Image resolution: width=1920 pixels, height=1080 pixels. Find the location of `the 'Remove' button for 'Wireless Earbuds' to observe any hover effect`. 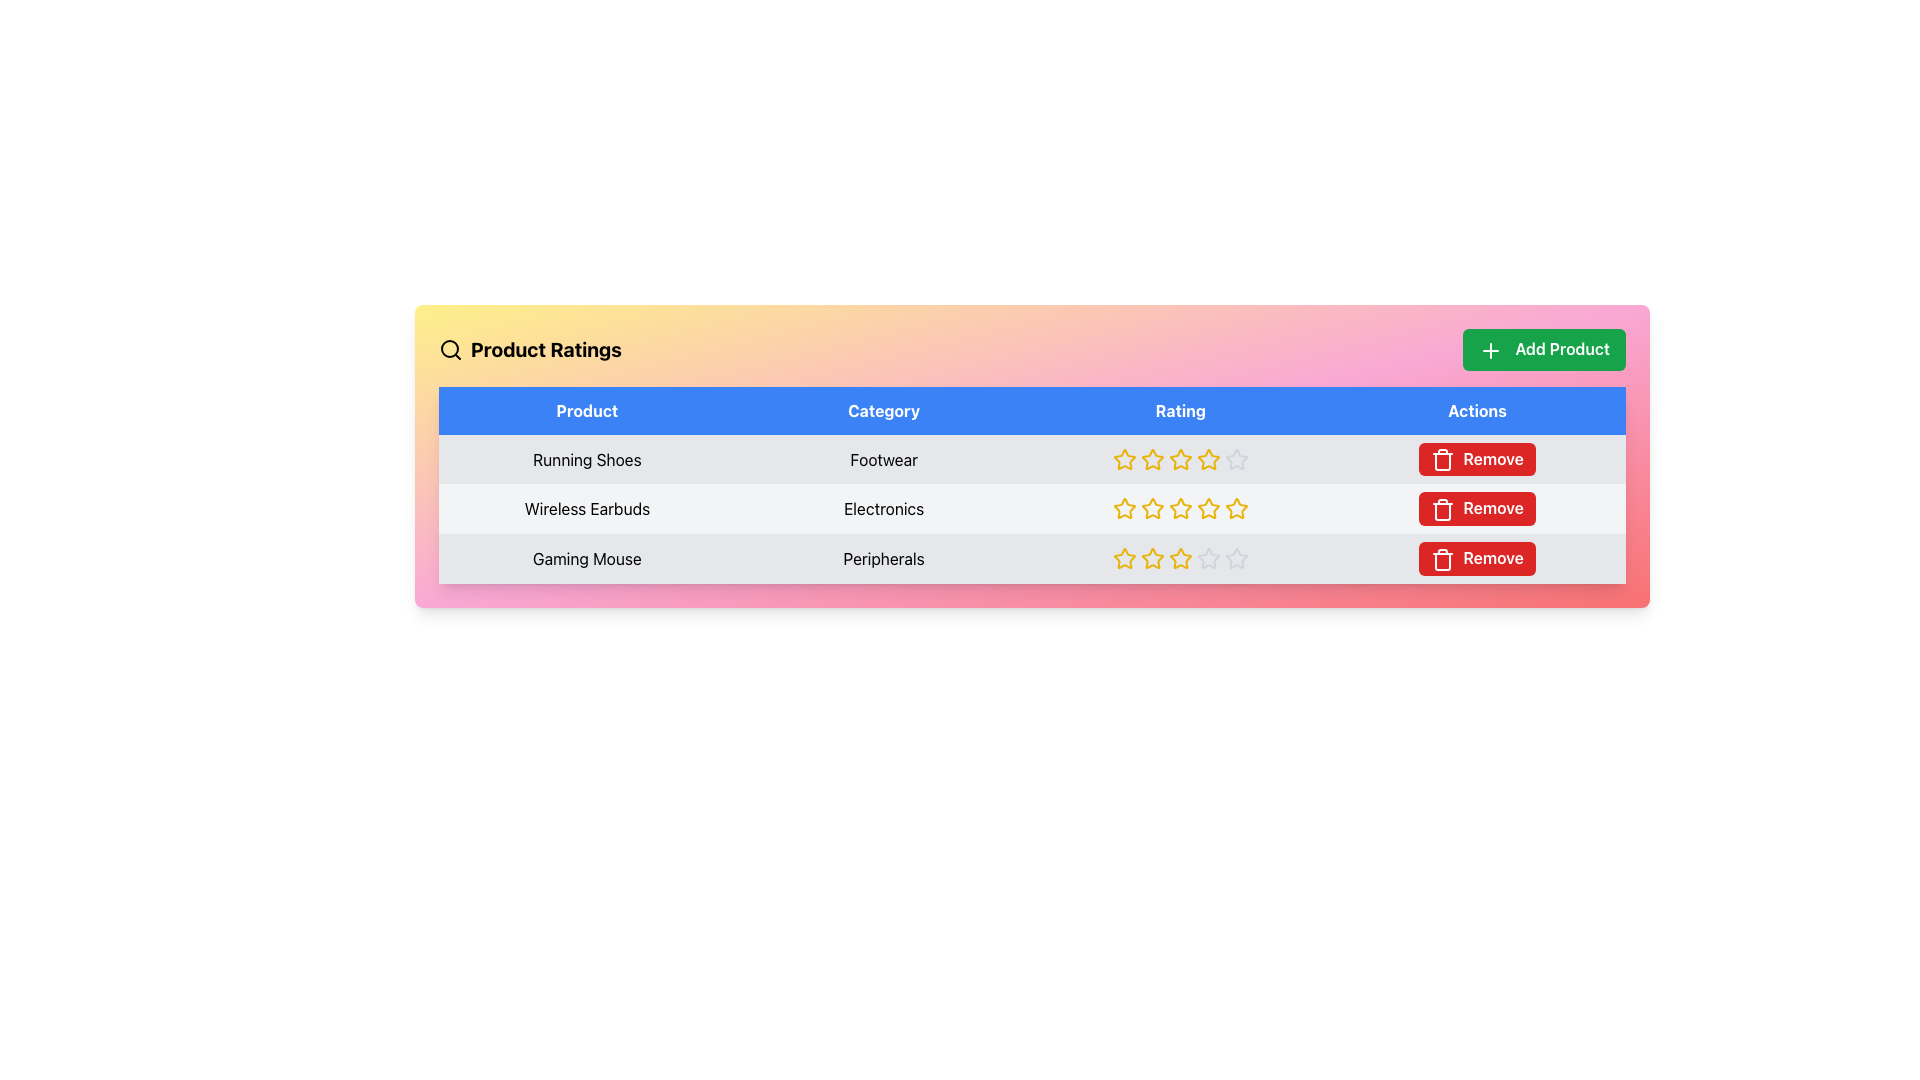

the 'Remove' button for 'Wireless Earbuds' to observe any hover effect is located at coordinates (1477, 459).